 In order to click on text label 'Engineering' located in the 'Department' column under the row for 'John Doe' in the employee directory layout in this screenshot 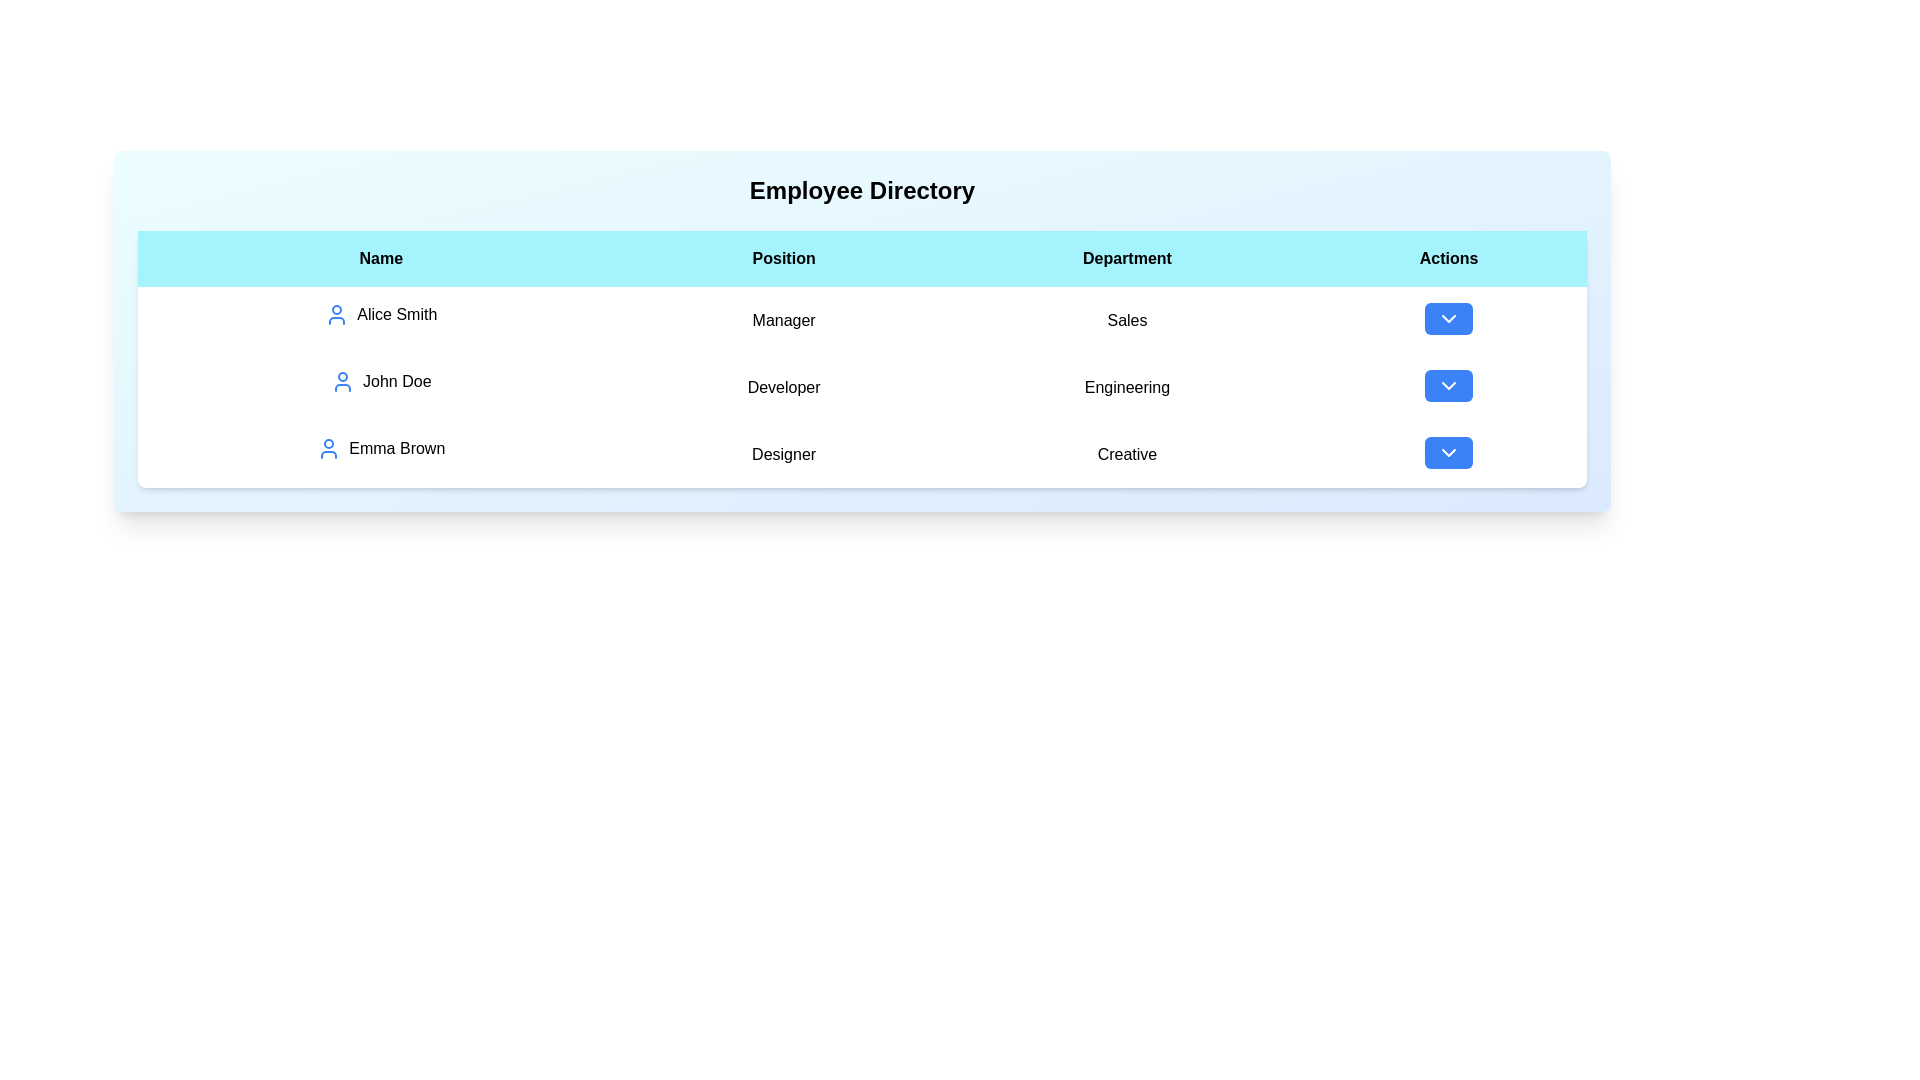, I will do `click(1127, 387)`.